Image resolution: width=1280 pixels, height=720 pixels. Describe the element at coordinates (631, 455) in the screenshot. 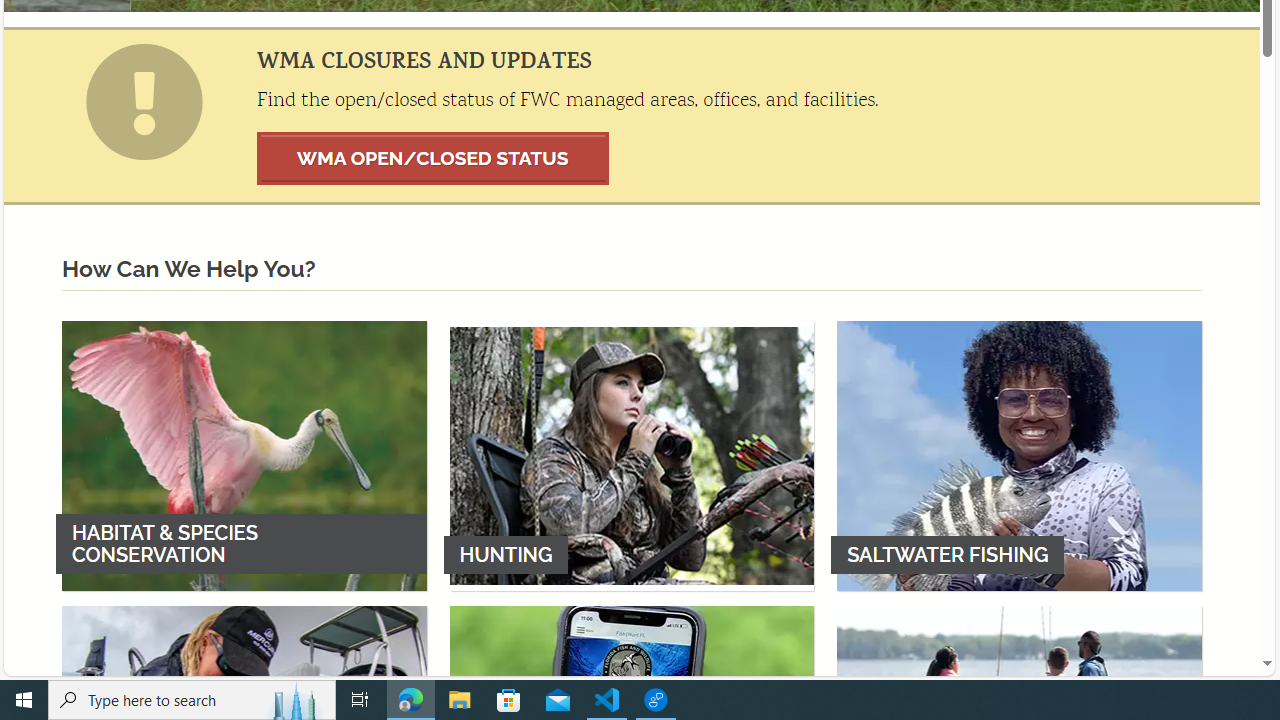

I see `'HUNTING'` at that location.